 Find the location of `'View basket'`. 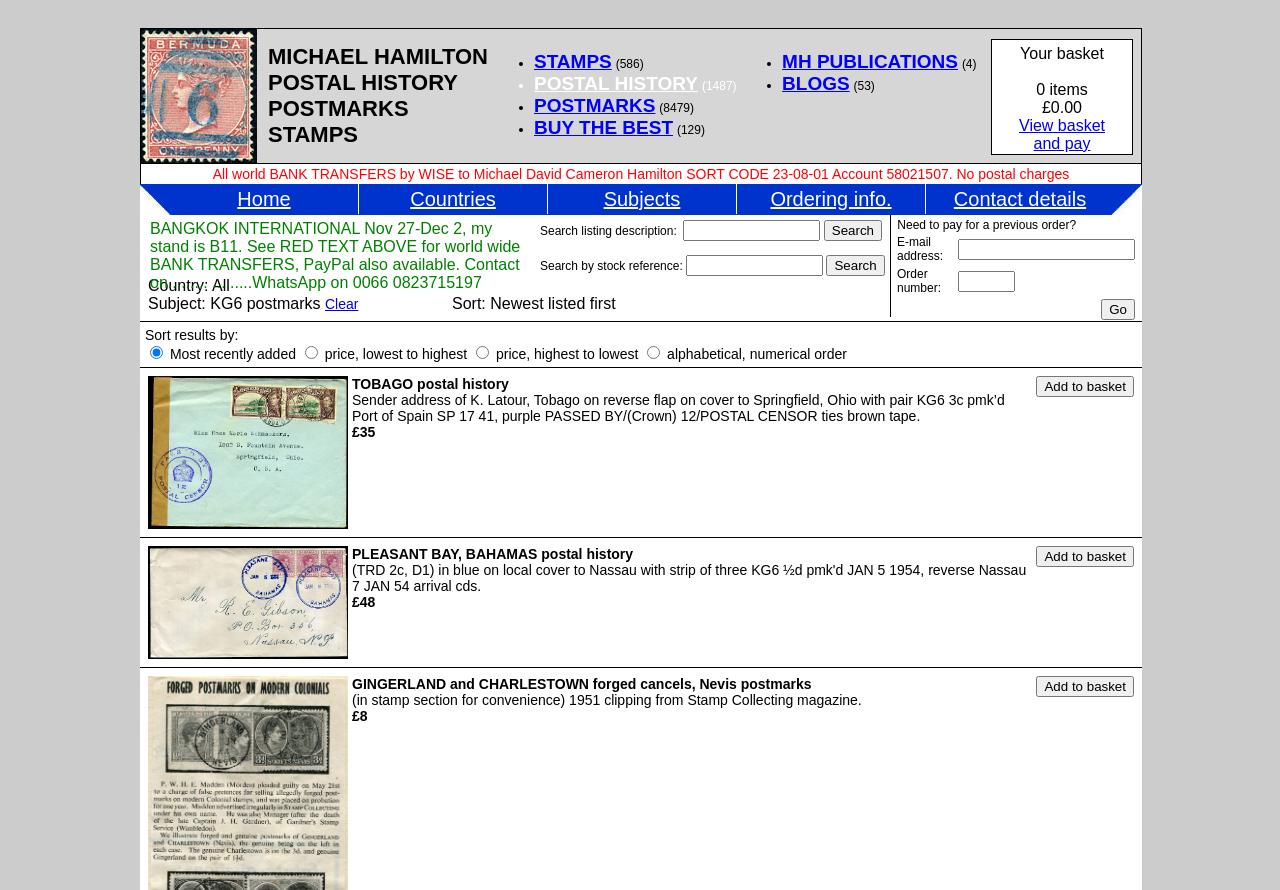

'View basket' is located at coordinates (1060, 124).